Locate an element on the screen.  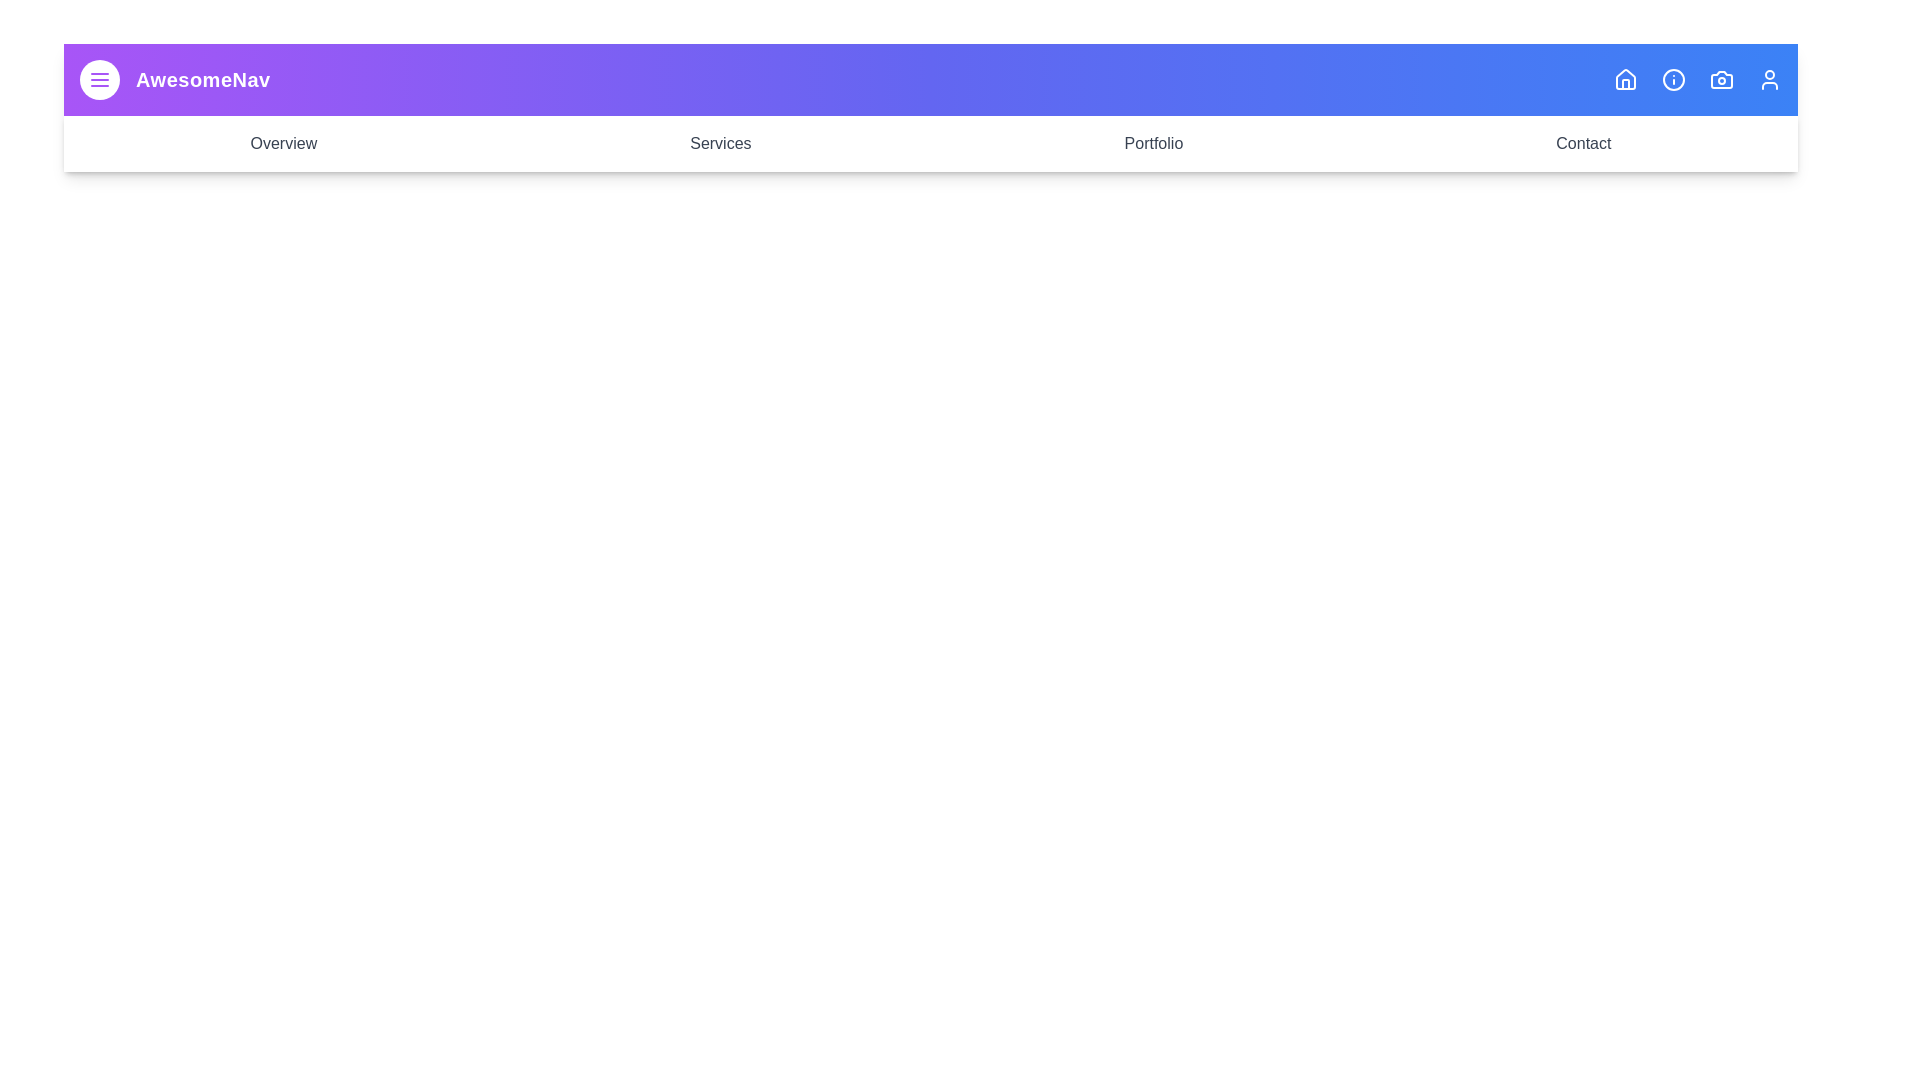
the Info icon in the app bar is located at coordinates (1674, 79).